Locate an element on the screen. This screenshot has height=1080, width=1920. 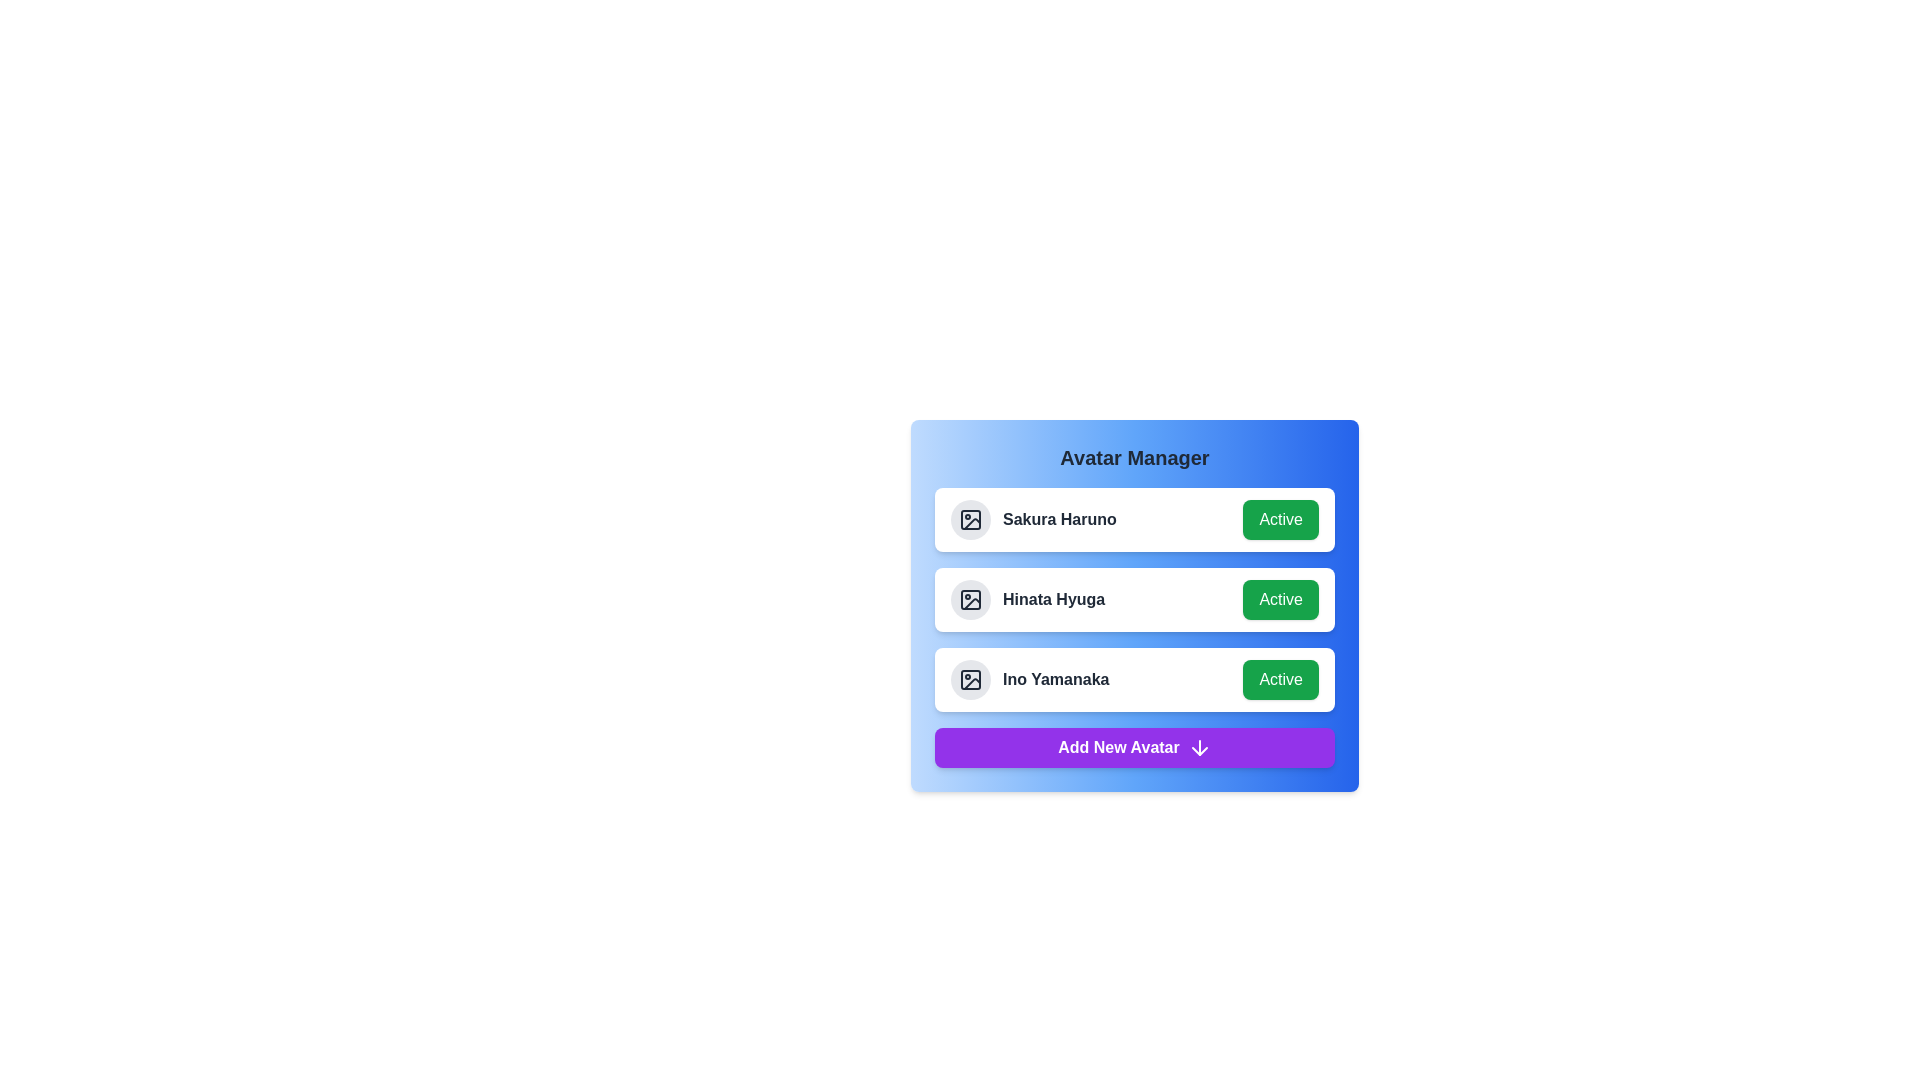
the text label displaying 'Hinata Hyuga', which is the second item in the user entry list, positioned between an avatar on the left and an 'Active' status button on the right is located at coordinates (1053, 599).